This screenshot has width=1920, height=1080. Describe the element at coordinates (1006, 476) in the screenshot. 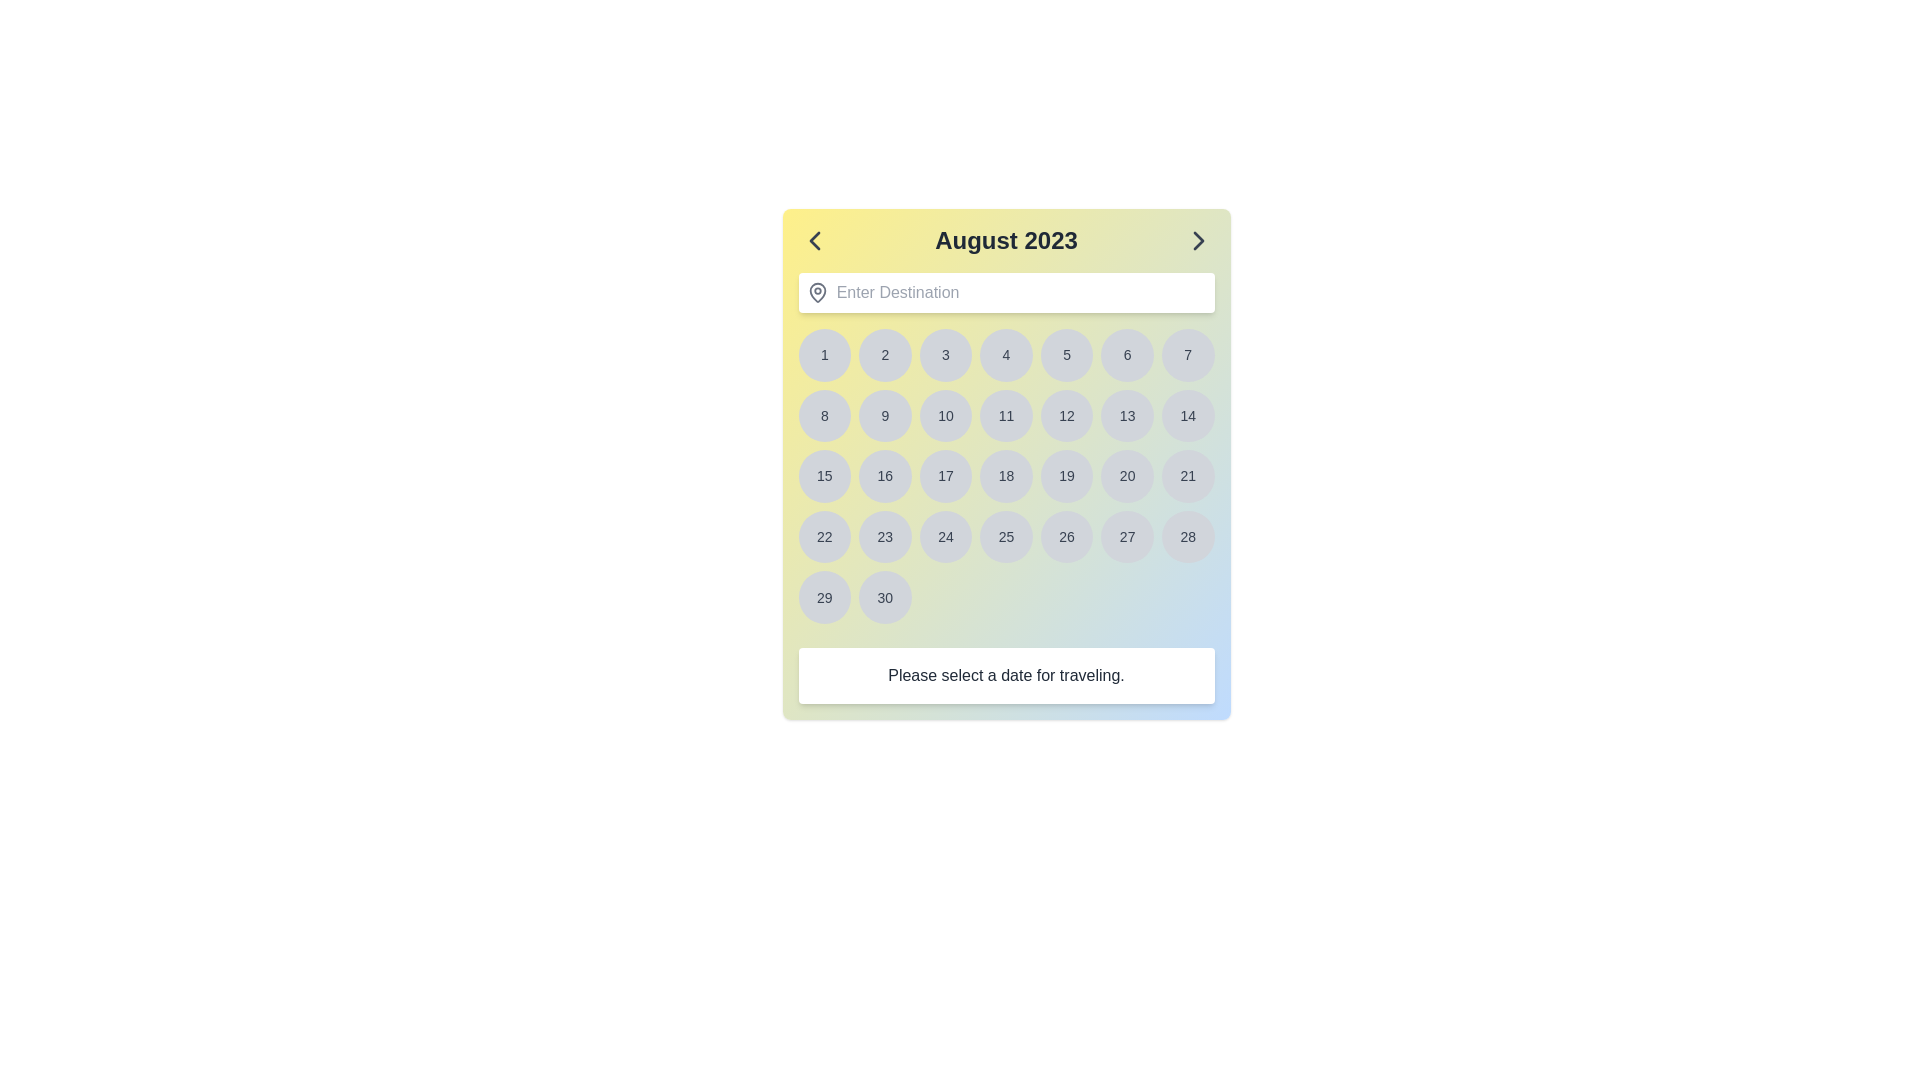

I see `the button that allows the user to select the date the 18th in the displayed month 'August 2023' in the fourth row and fourth column of a 7x5 grid` at that location.